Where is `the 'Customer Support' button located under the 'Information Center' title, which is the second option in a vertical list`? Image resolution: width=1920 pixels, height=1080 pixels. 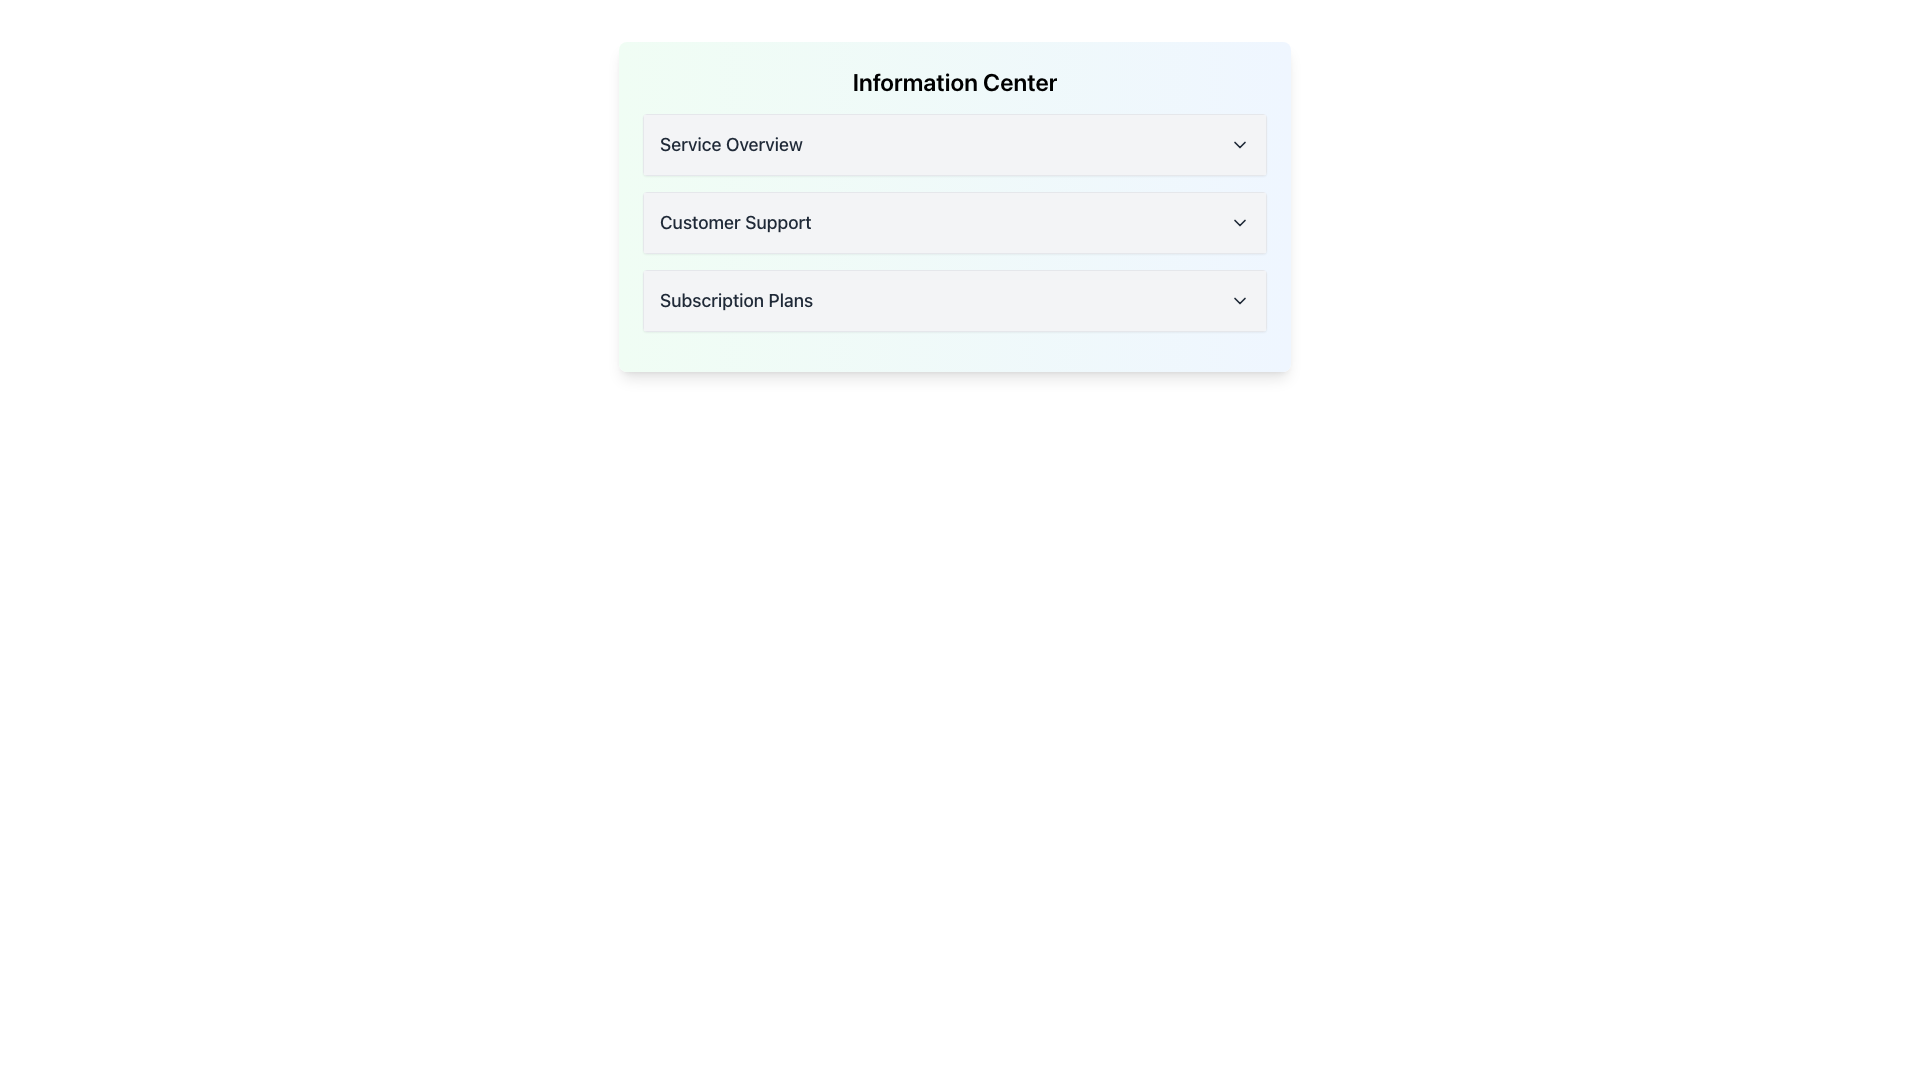 the 'Customer Support' button located under the 'Information Center' title, which is the second option in a vertical list is located at coordinates (954, 223).